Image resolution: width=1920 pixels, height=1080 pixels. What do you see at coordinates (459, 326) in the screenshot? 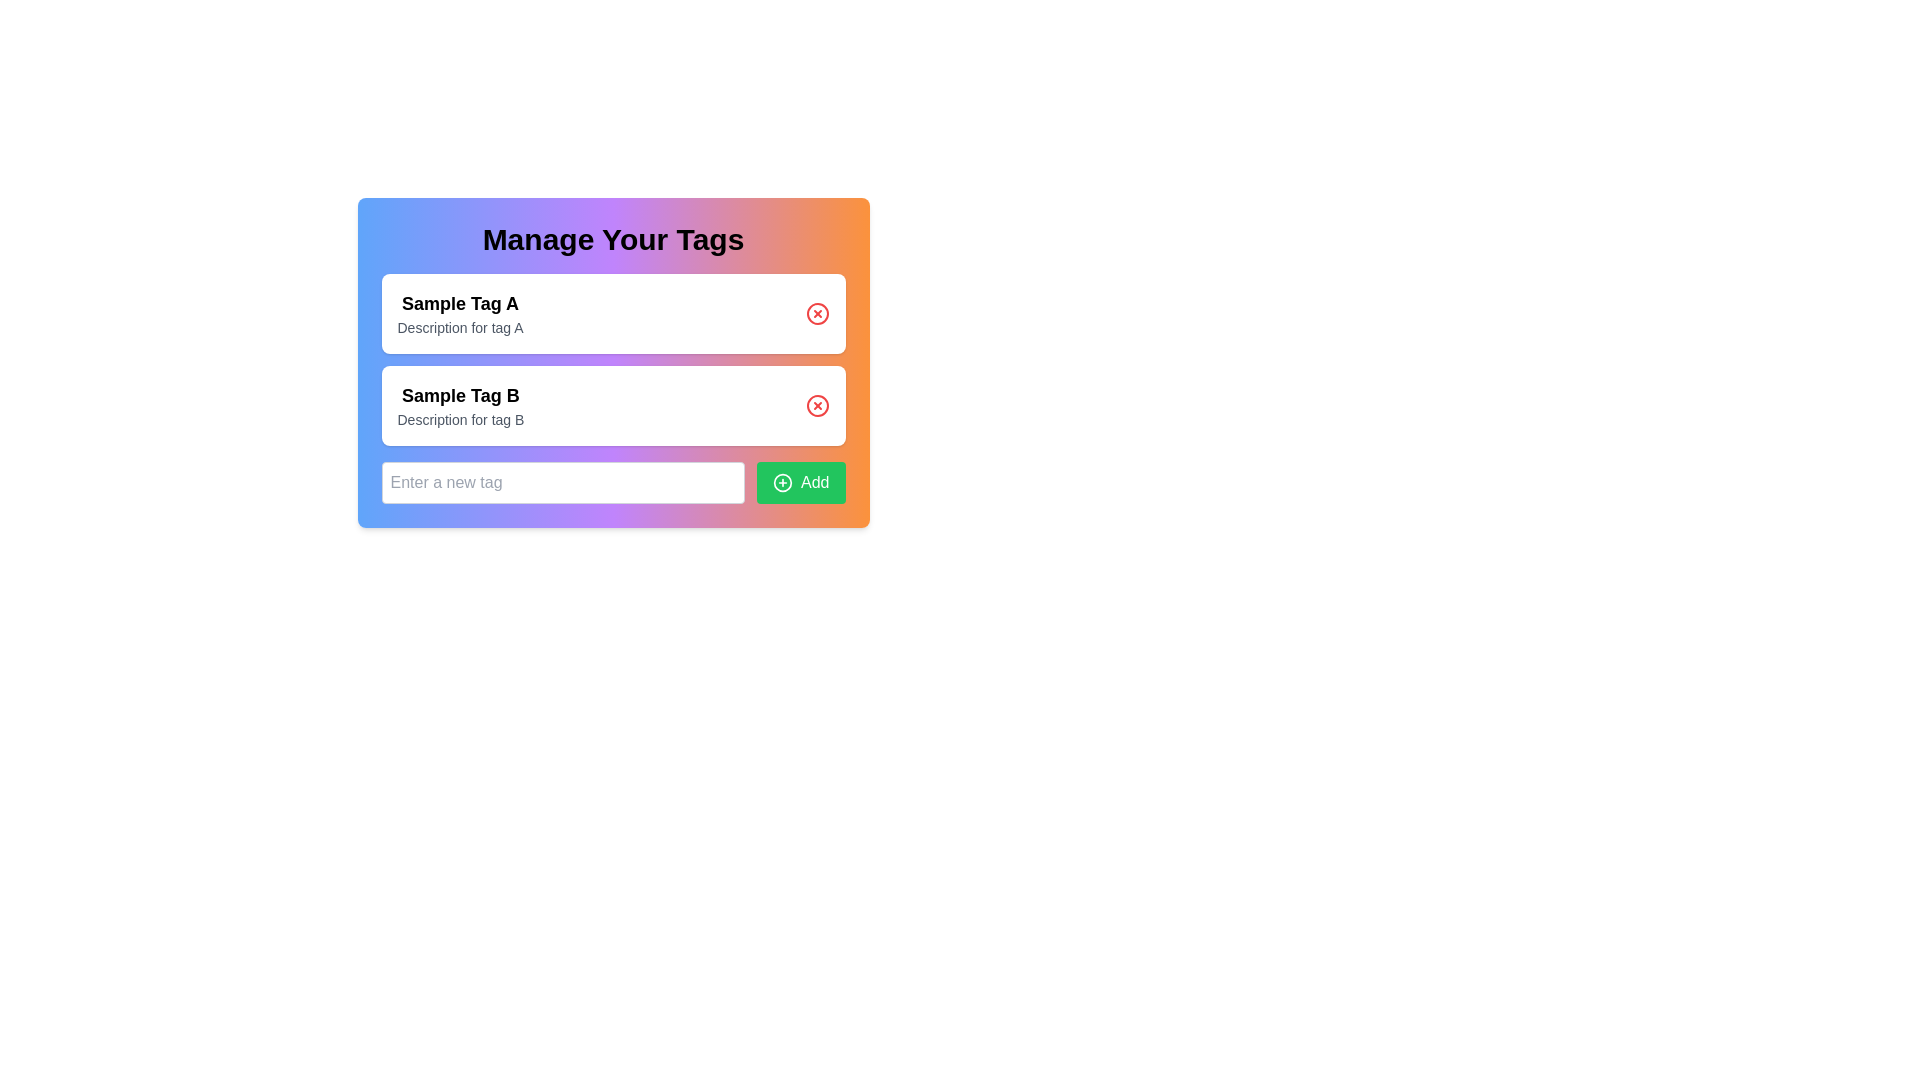
I see `the Text label providing additional information under 'Sample Tag A' in the tag list` at bounding box center [459, 326].